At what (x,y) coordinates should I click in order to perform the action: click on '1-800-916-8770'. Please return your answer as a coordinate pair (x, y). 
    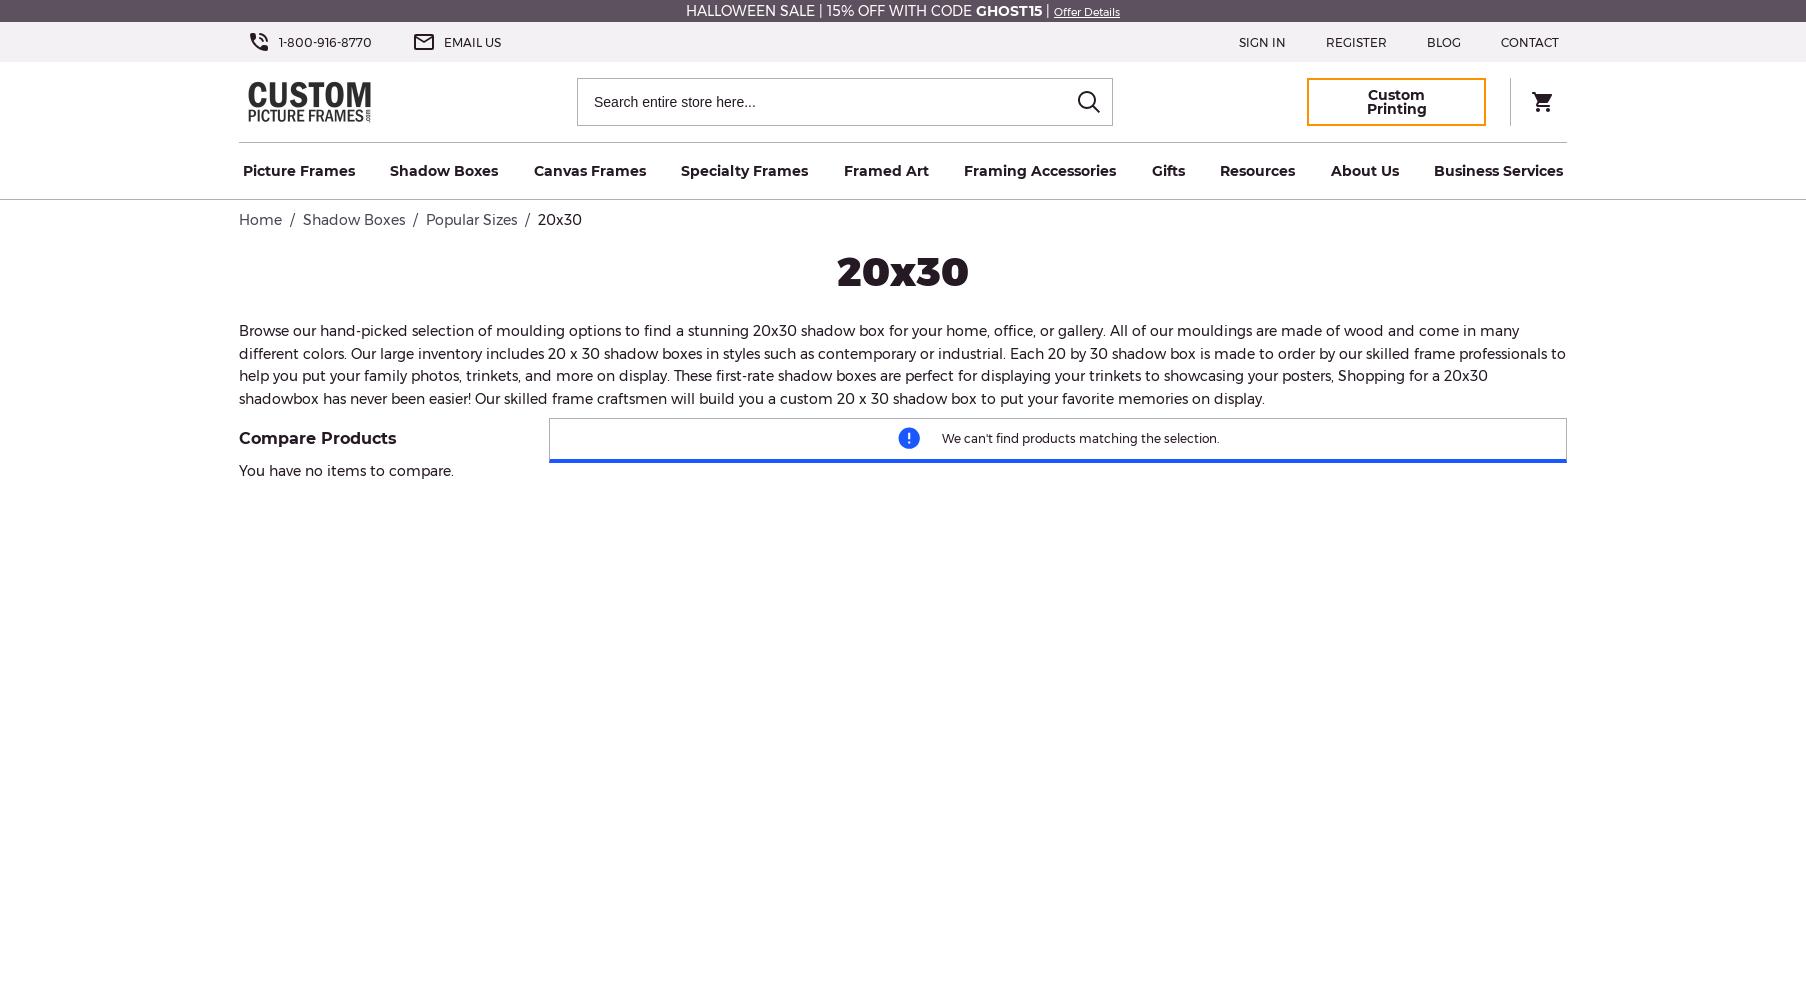
    Looking at the image, I should click on (325, 41).